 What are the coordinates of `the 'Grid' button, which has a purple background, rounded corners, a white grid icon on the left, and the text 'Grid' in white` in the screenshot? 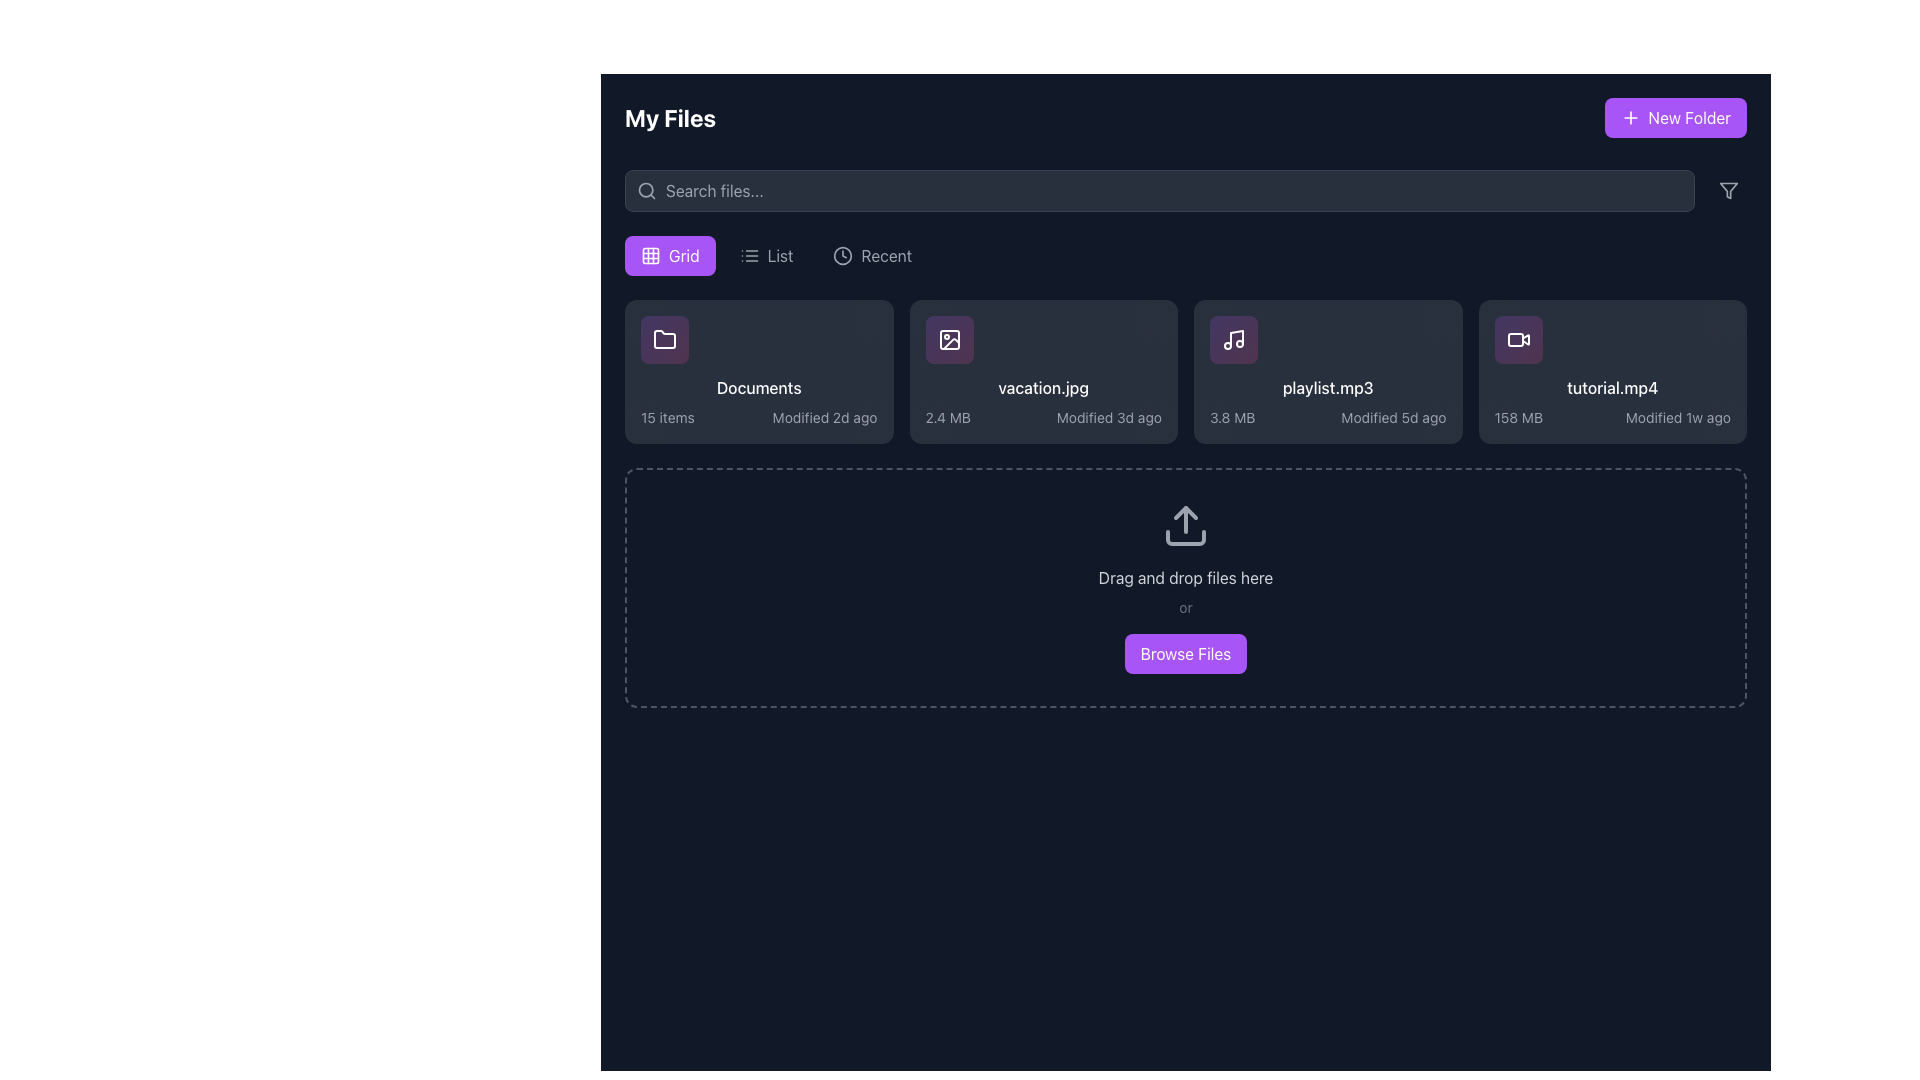 It's located at (670, 254).